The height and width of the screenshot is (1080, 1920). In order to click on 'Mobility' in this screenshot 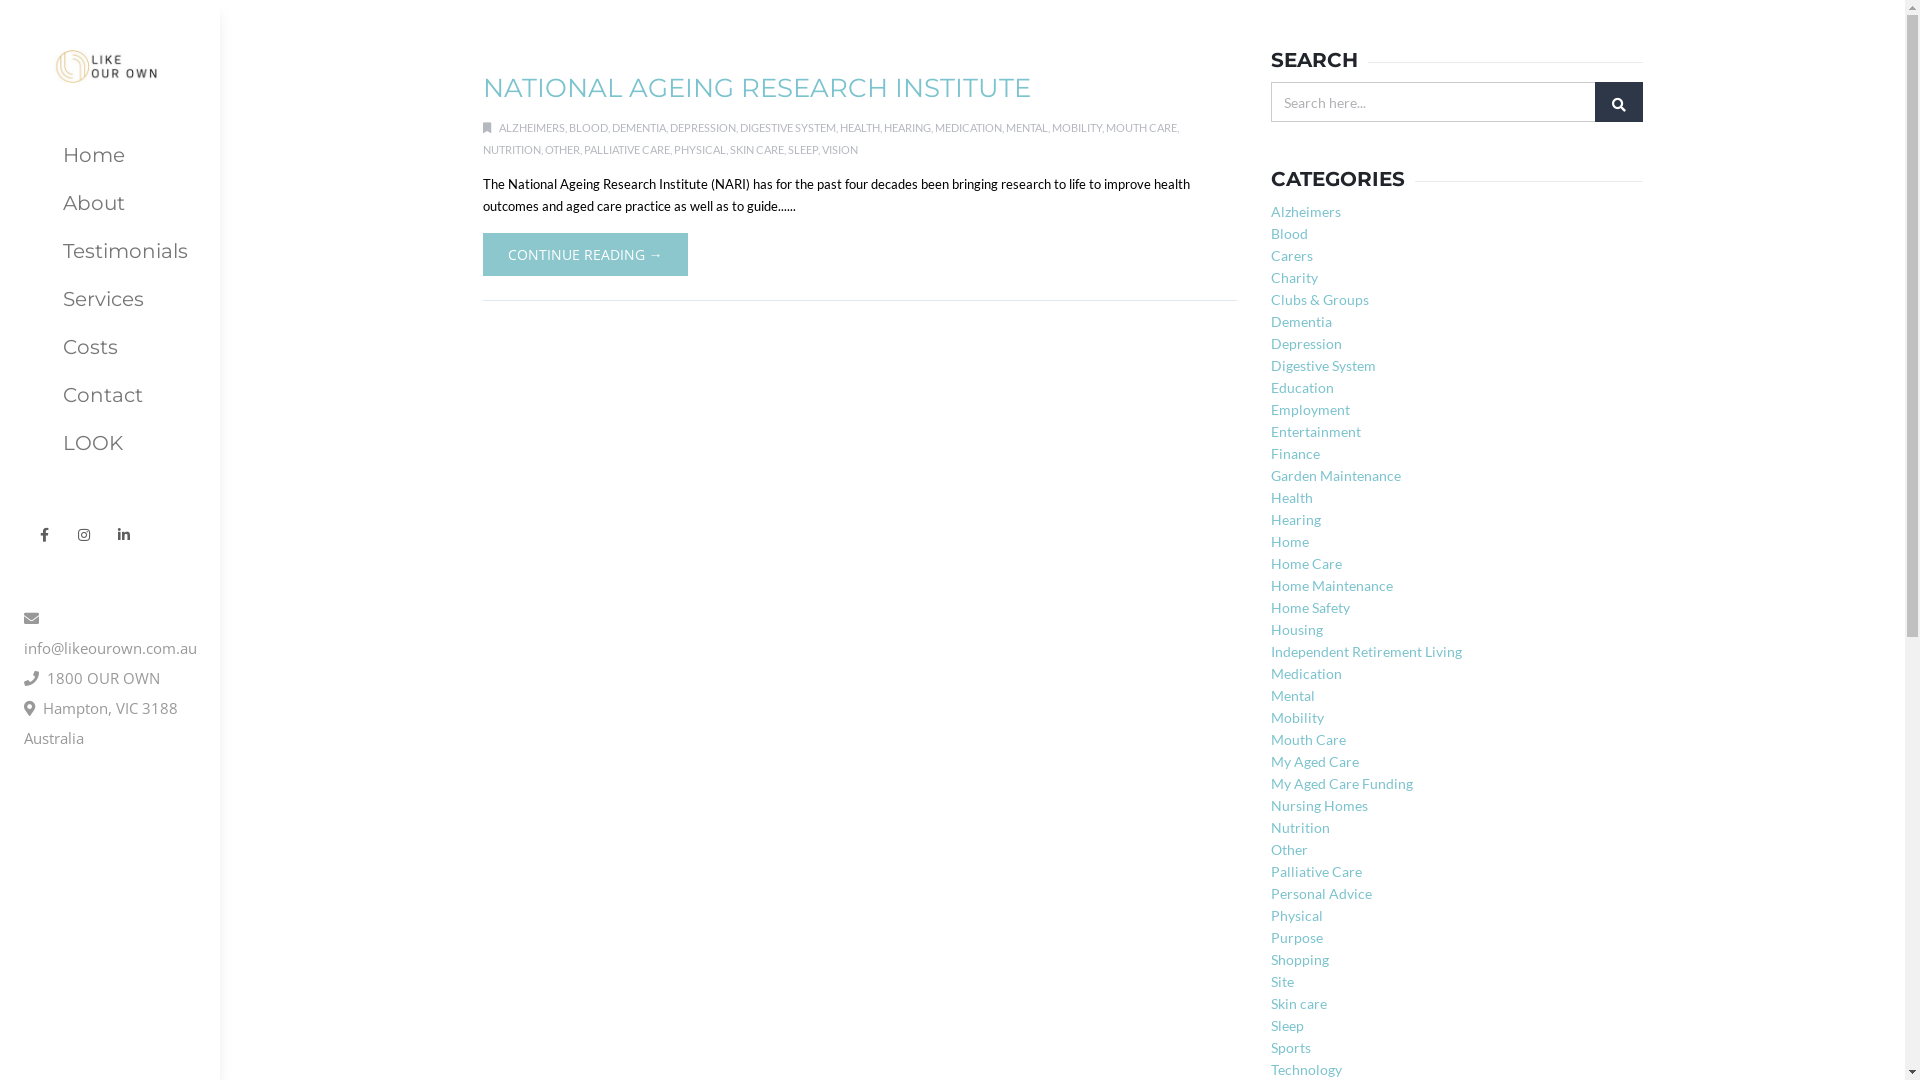, I will do `click(1297, 716)`.